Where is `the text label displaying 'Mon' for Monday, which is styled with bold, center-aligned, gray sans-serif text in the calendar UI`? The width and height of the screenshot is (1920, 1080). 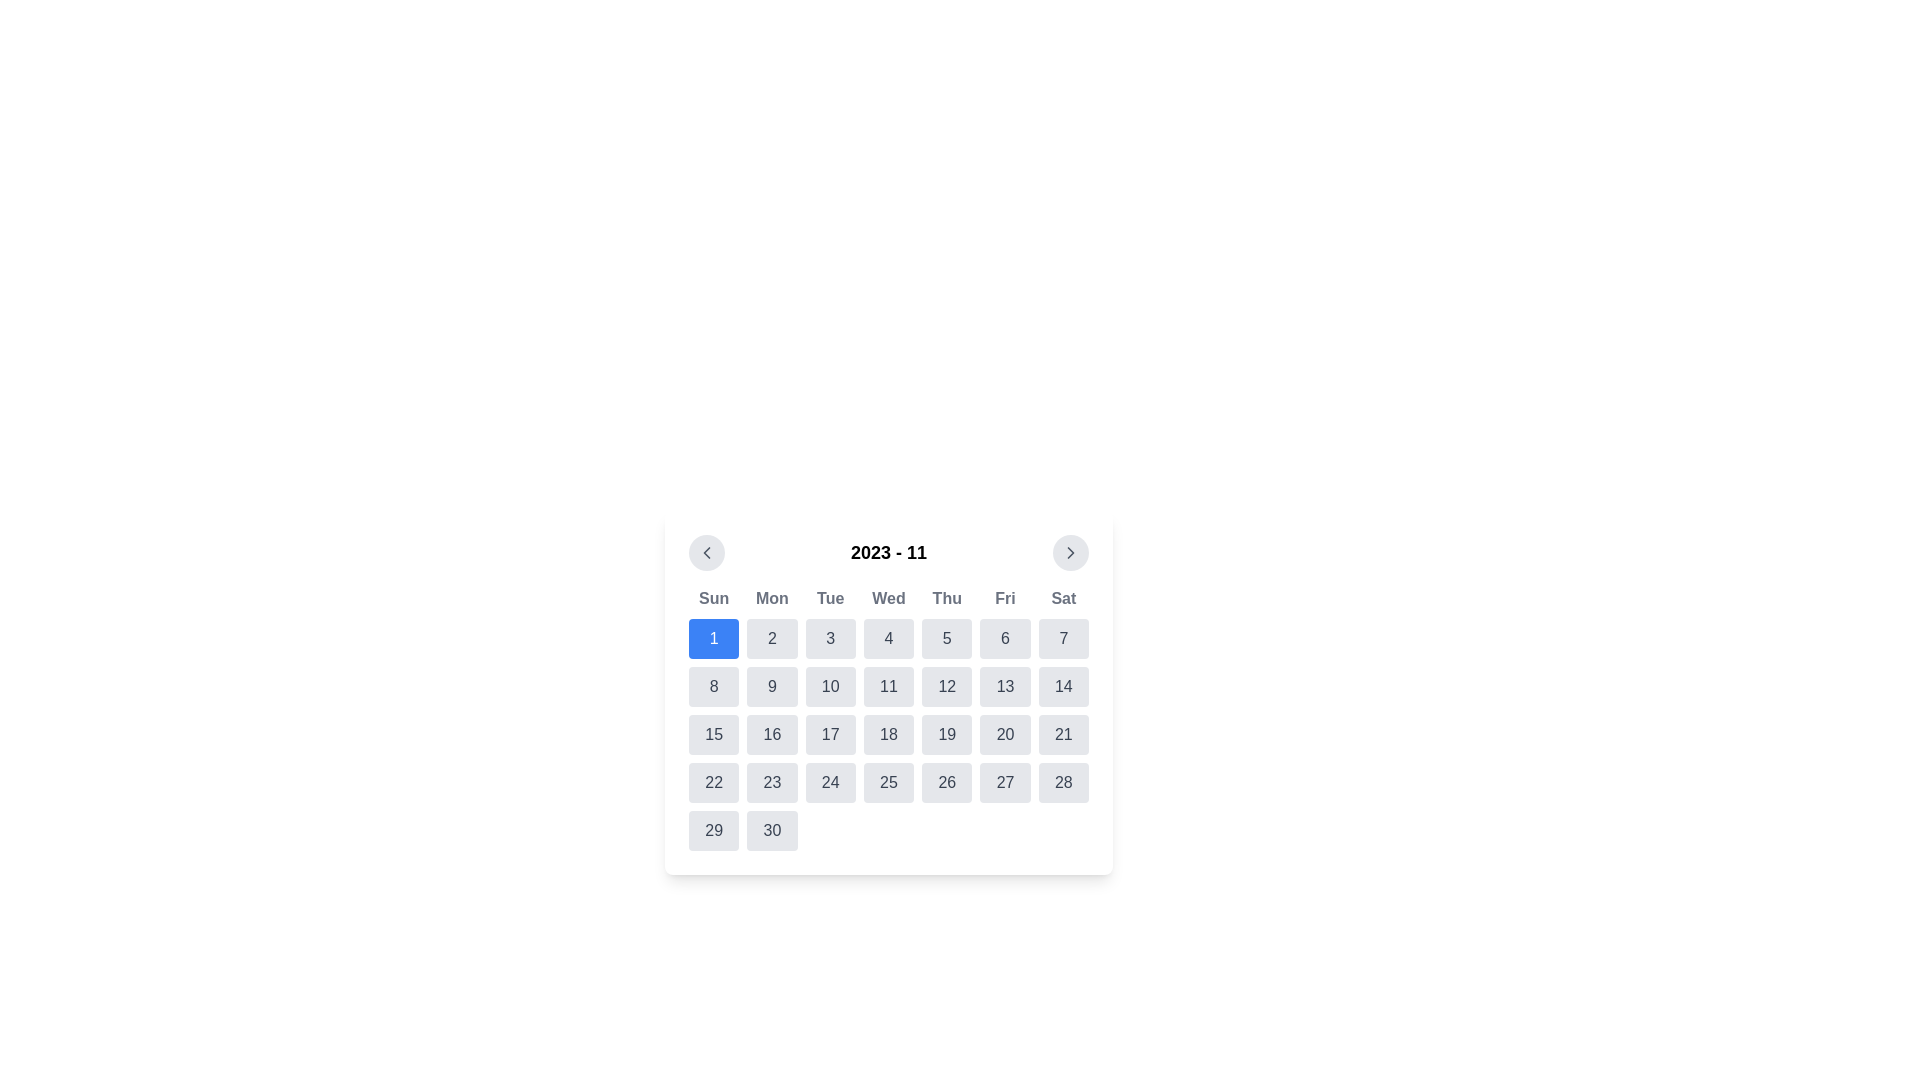
the text label displaying 'Mon' for Monday, which is styled with bold, center-aligned, gray sans-serif text in the calendar UI is located at coordinates (771, 597).